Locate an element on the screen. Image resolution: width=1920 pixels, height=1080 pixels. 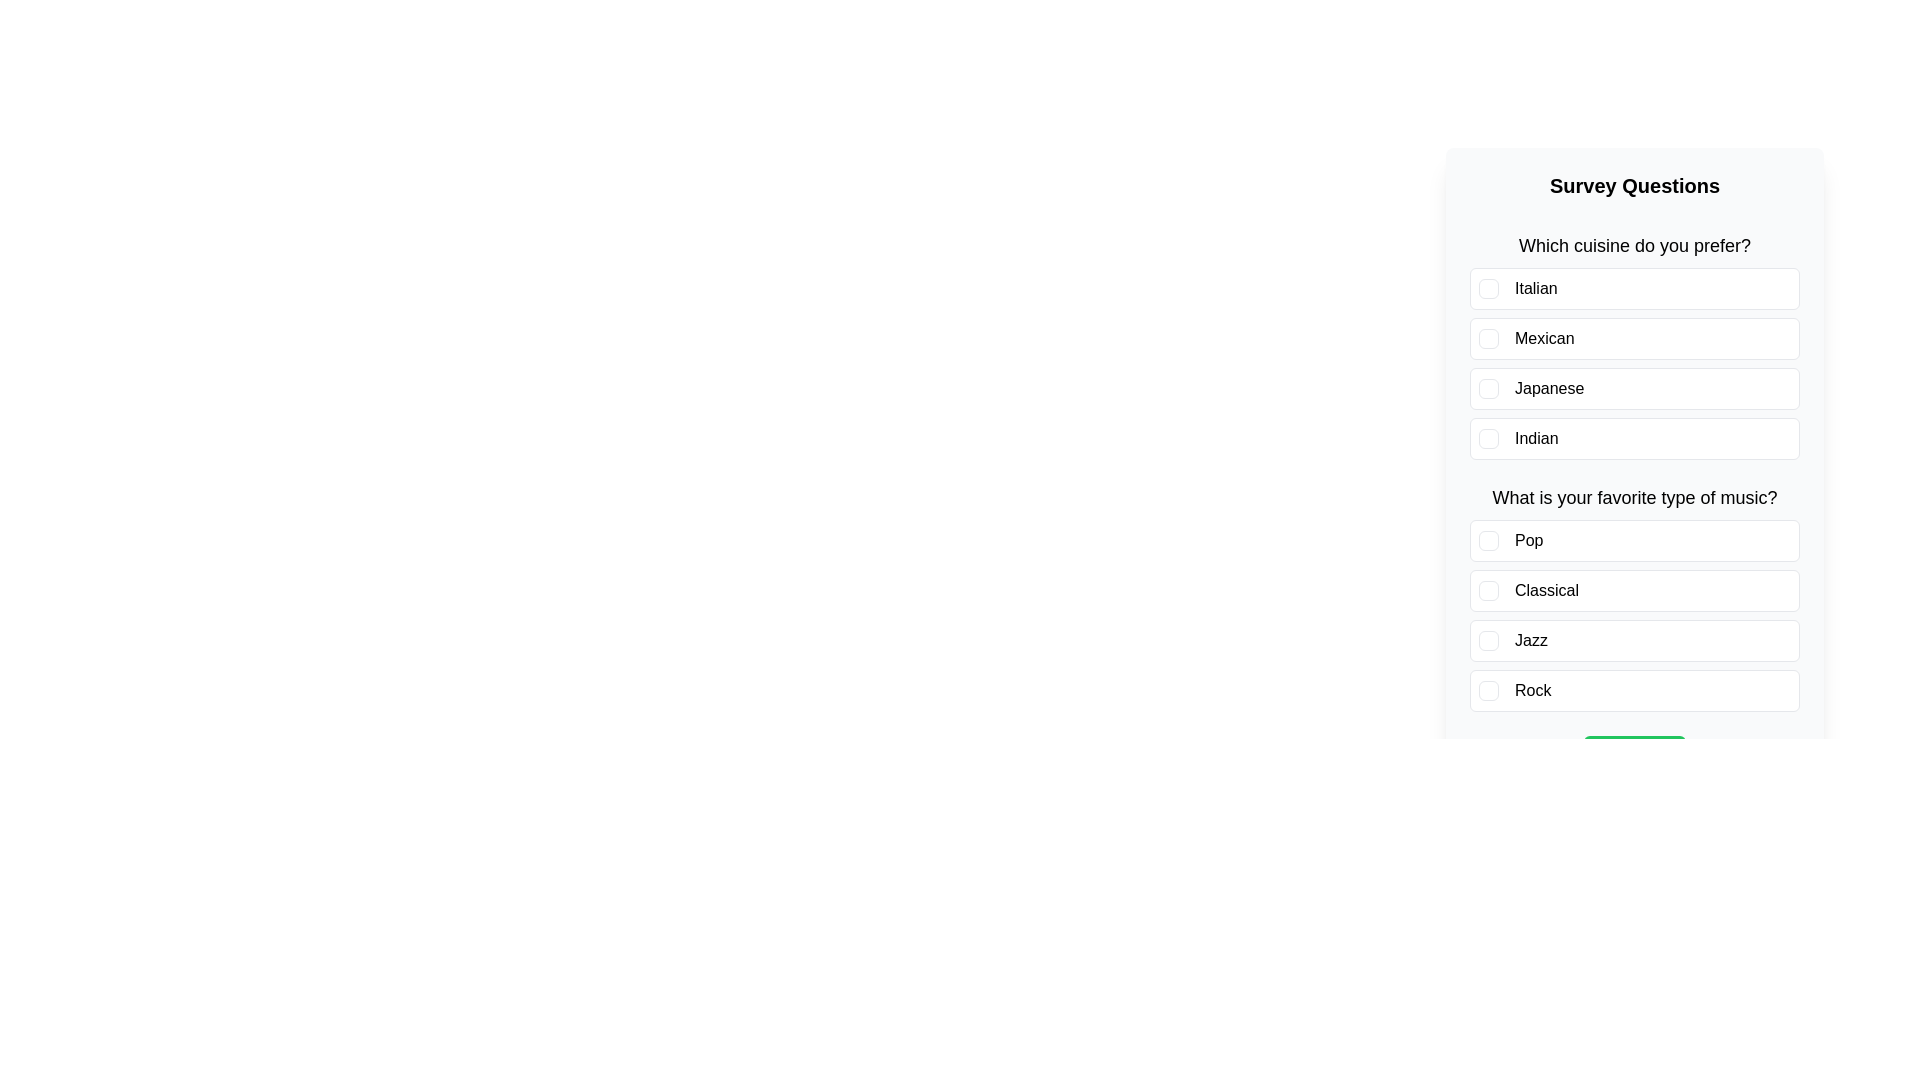
the answer option Pop is located at coordinates (1635, 540).